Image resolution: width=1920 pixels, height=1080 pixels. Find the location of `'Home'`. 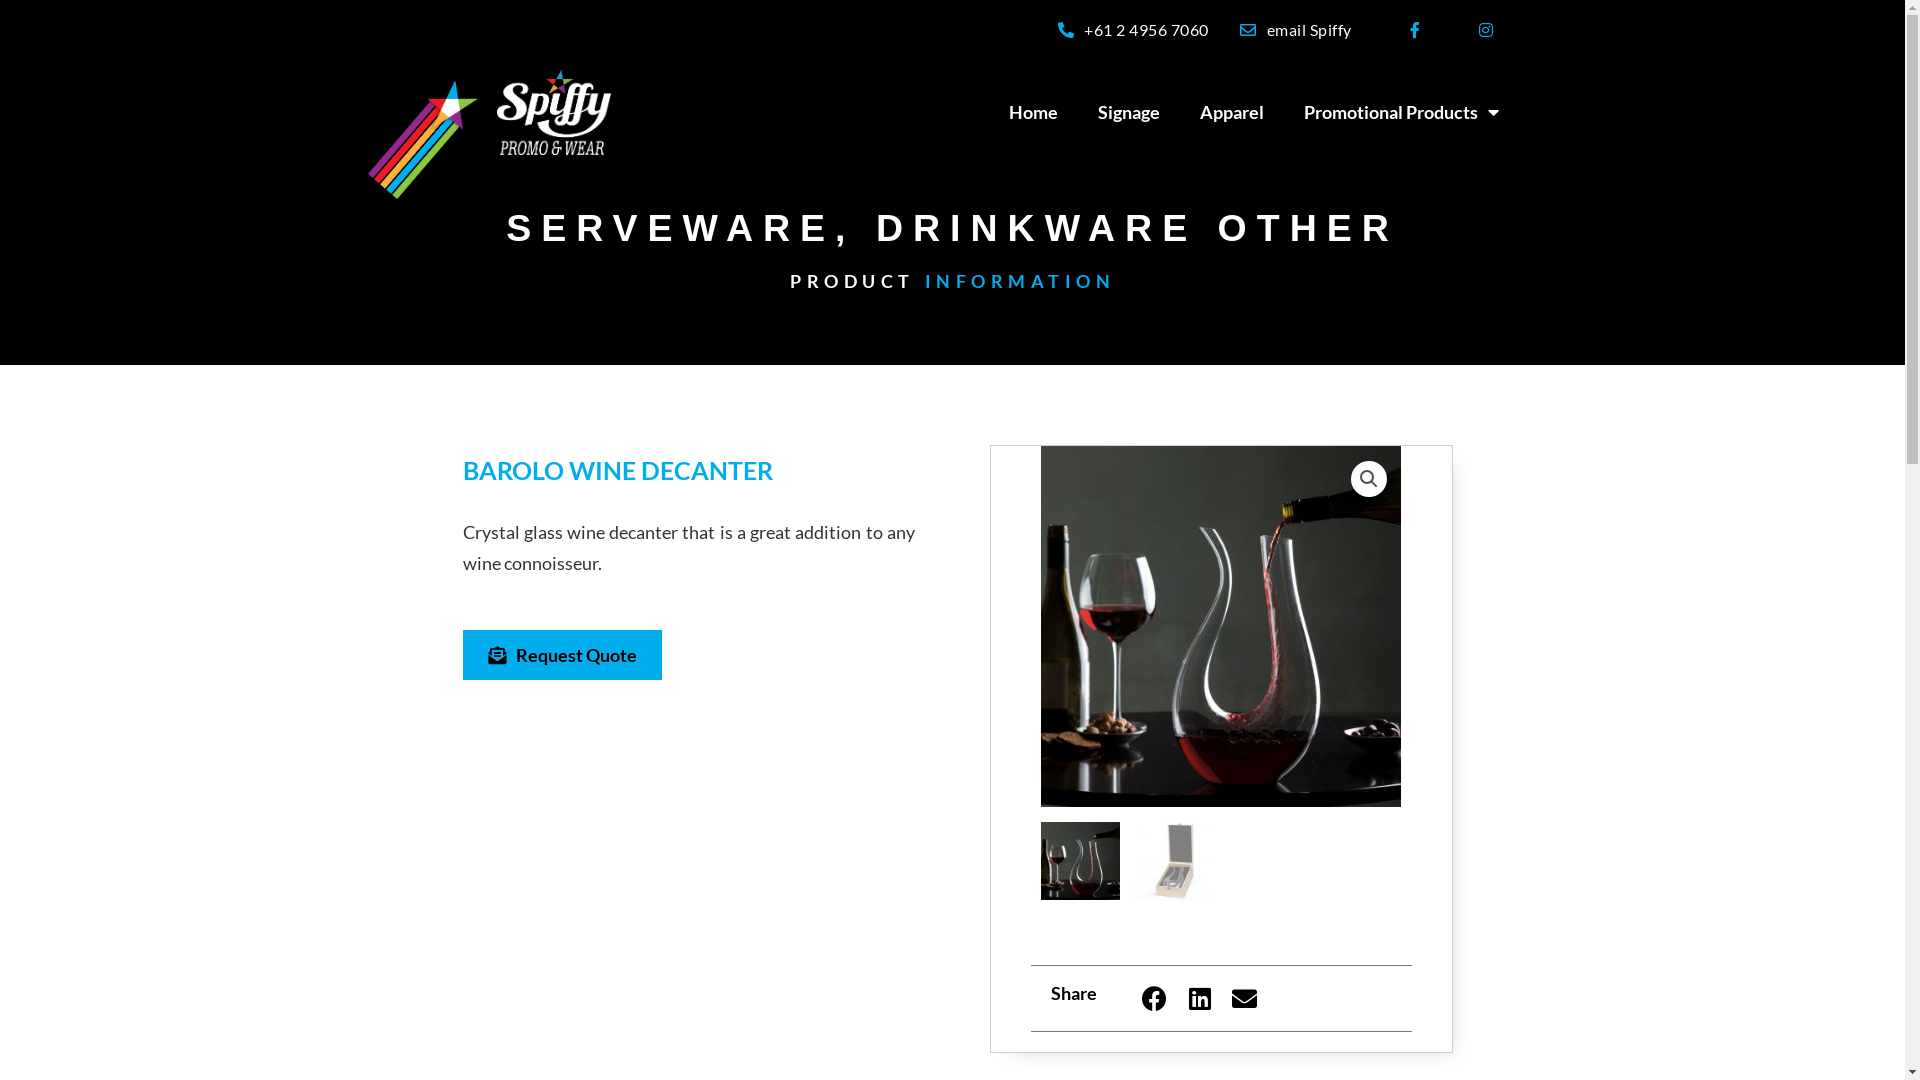

'Home' is located at coordinates (1033, 111).